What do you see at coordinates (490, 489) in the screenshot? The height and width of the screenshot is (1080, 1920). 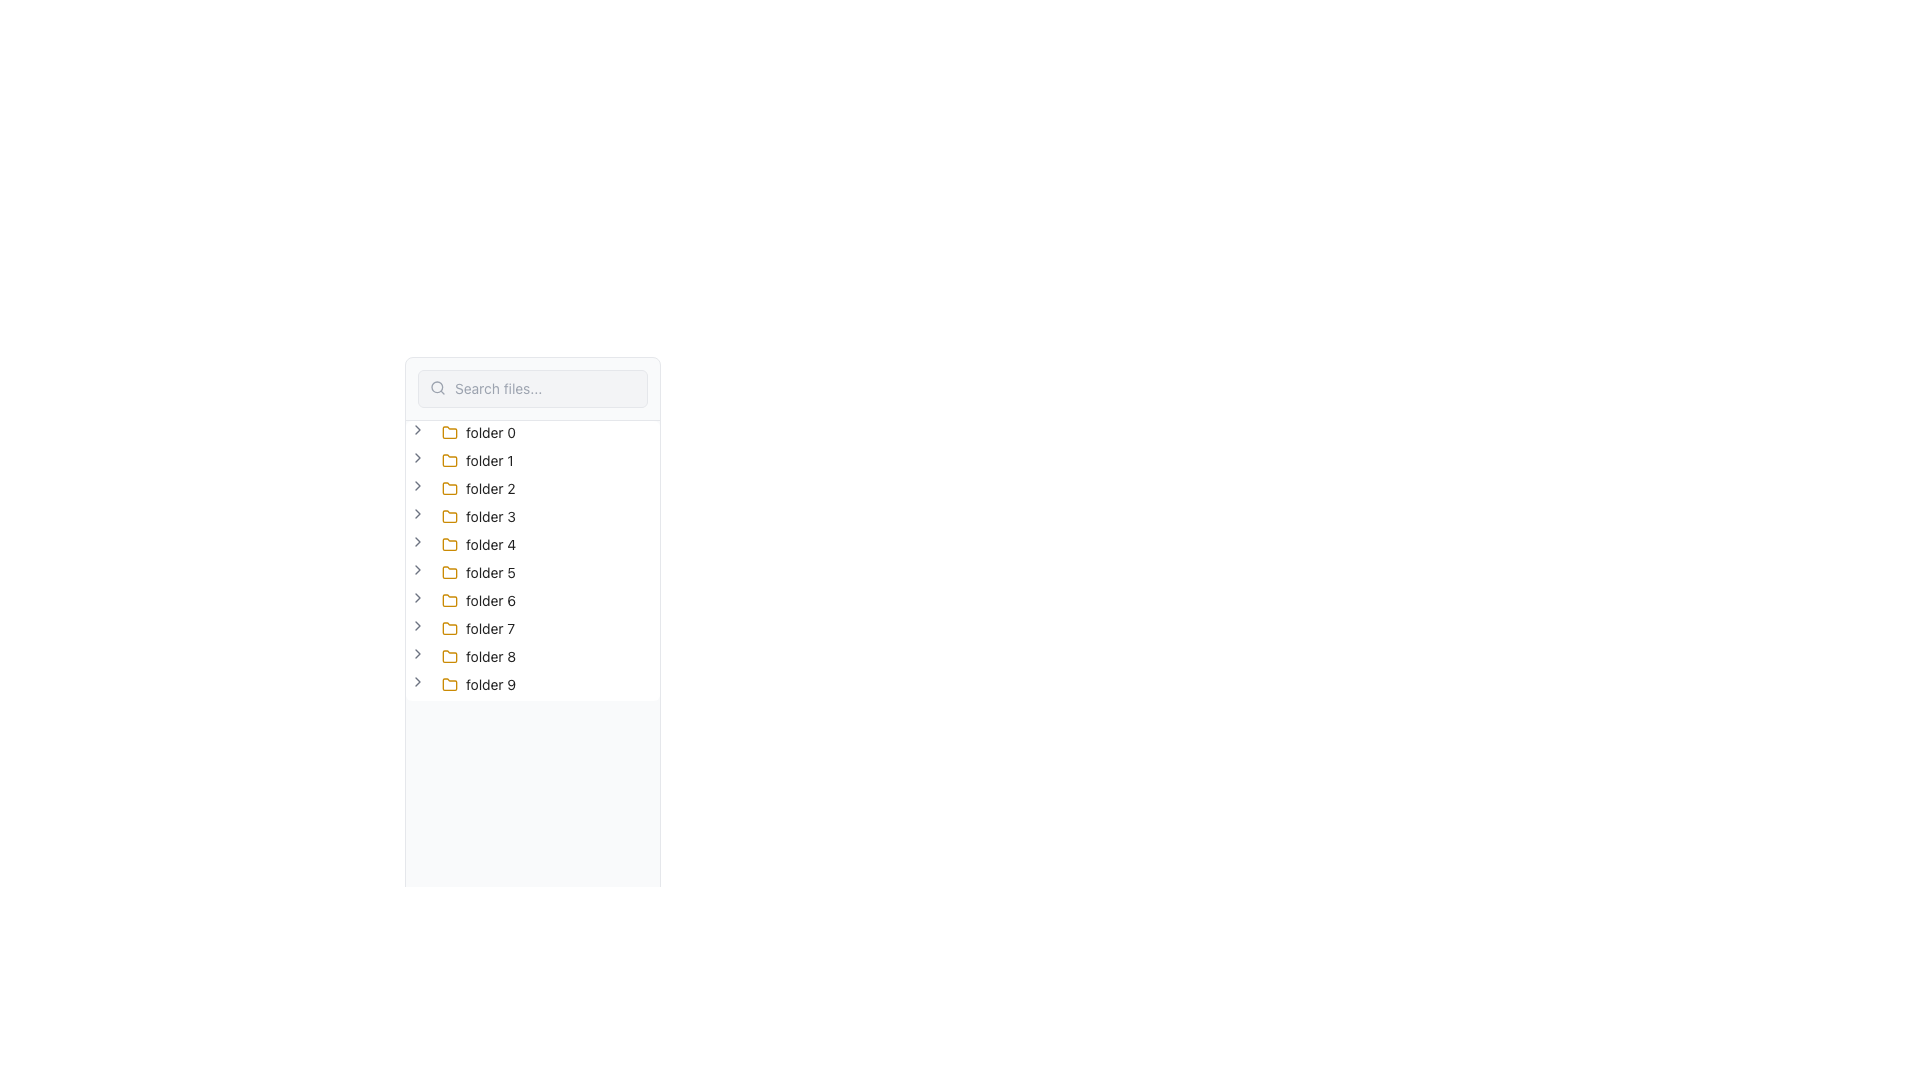 I see `the text label displaying 'folder 2', which is located in the third position of the vertical list in the left panel, next to a folder icon` at bounding box center [490, 489].